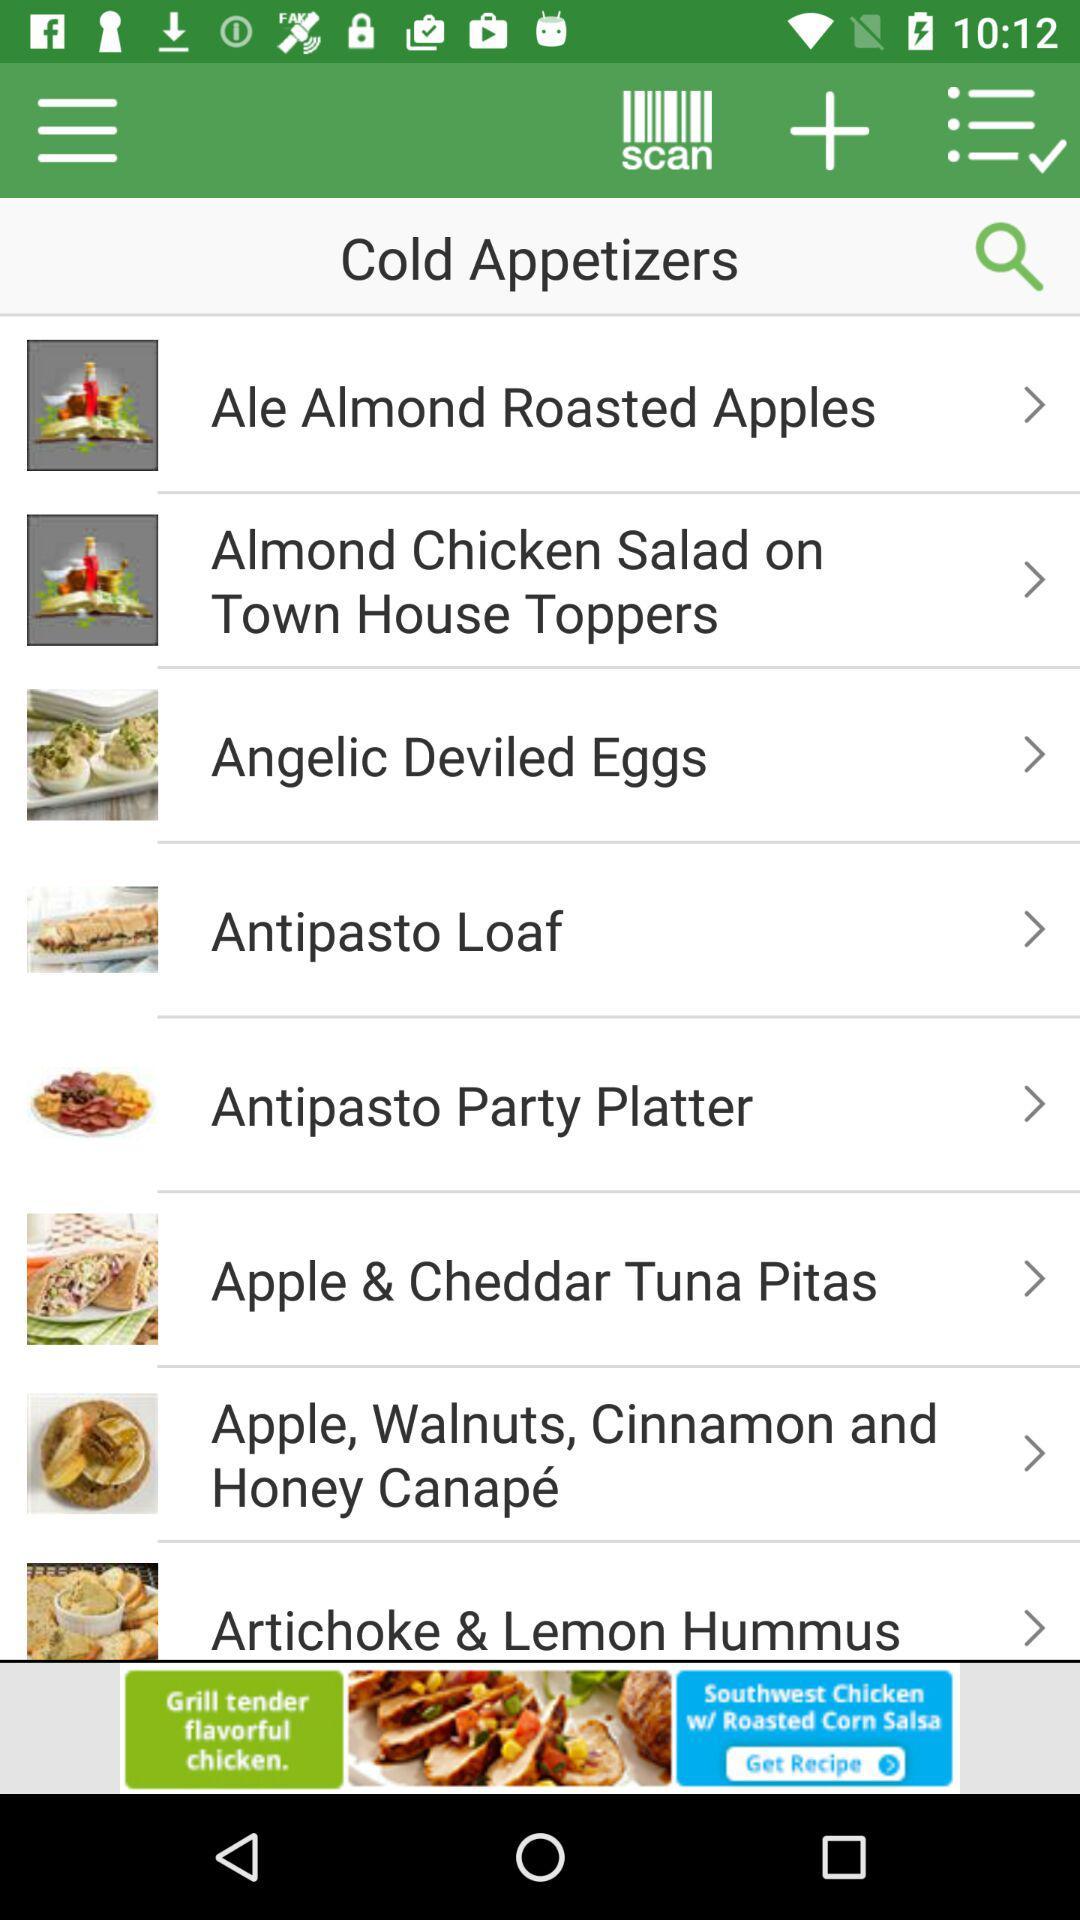  Describe the element at coordinates (1007, 129) in the screenshot. I see `the list icon` at that location.